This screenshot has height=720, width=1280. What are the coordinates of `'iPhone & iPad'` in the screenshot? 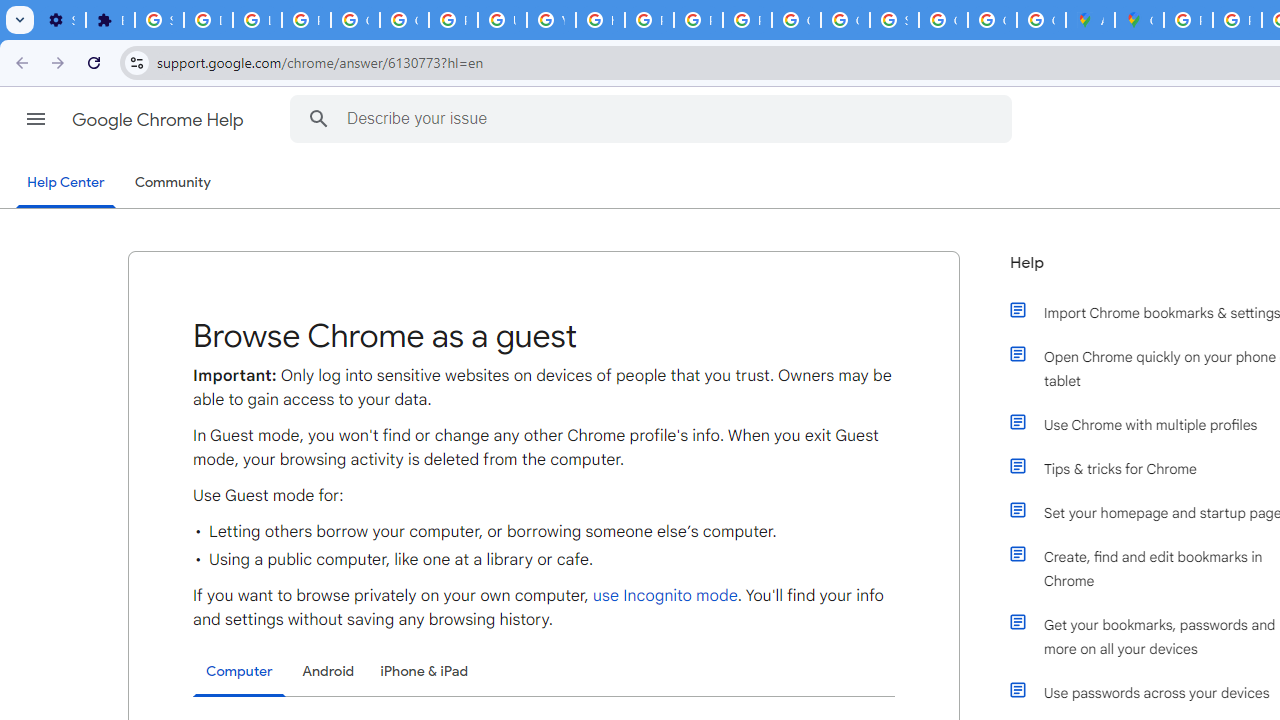 It's located at (423, 671).